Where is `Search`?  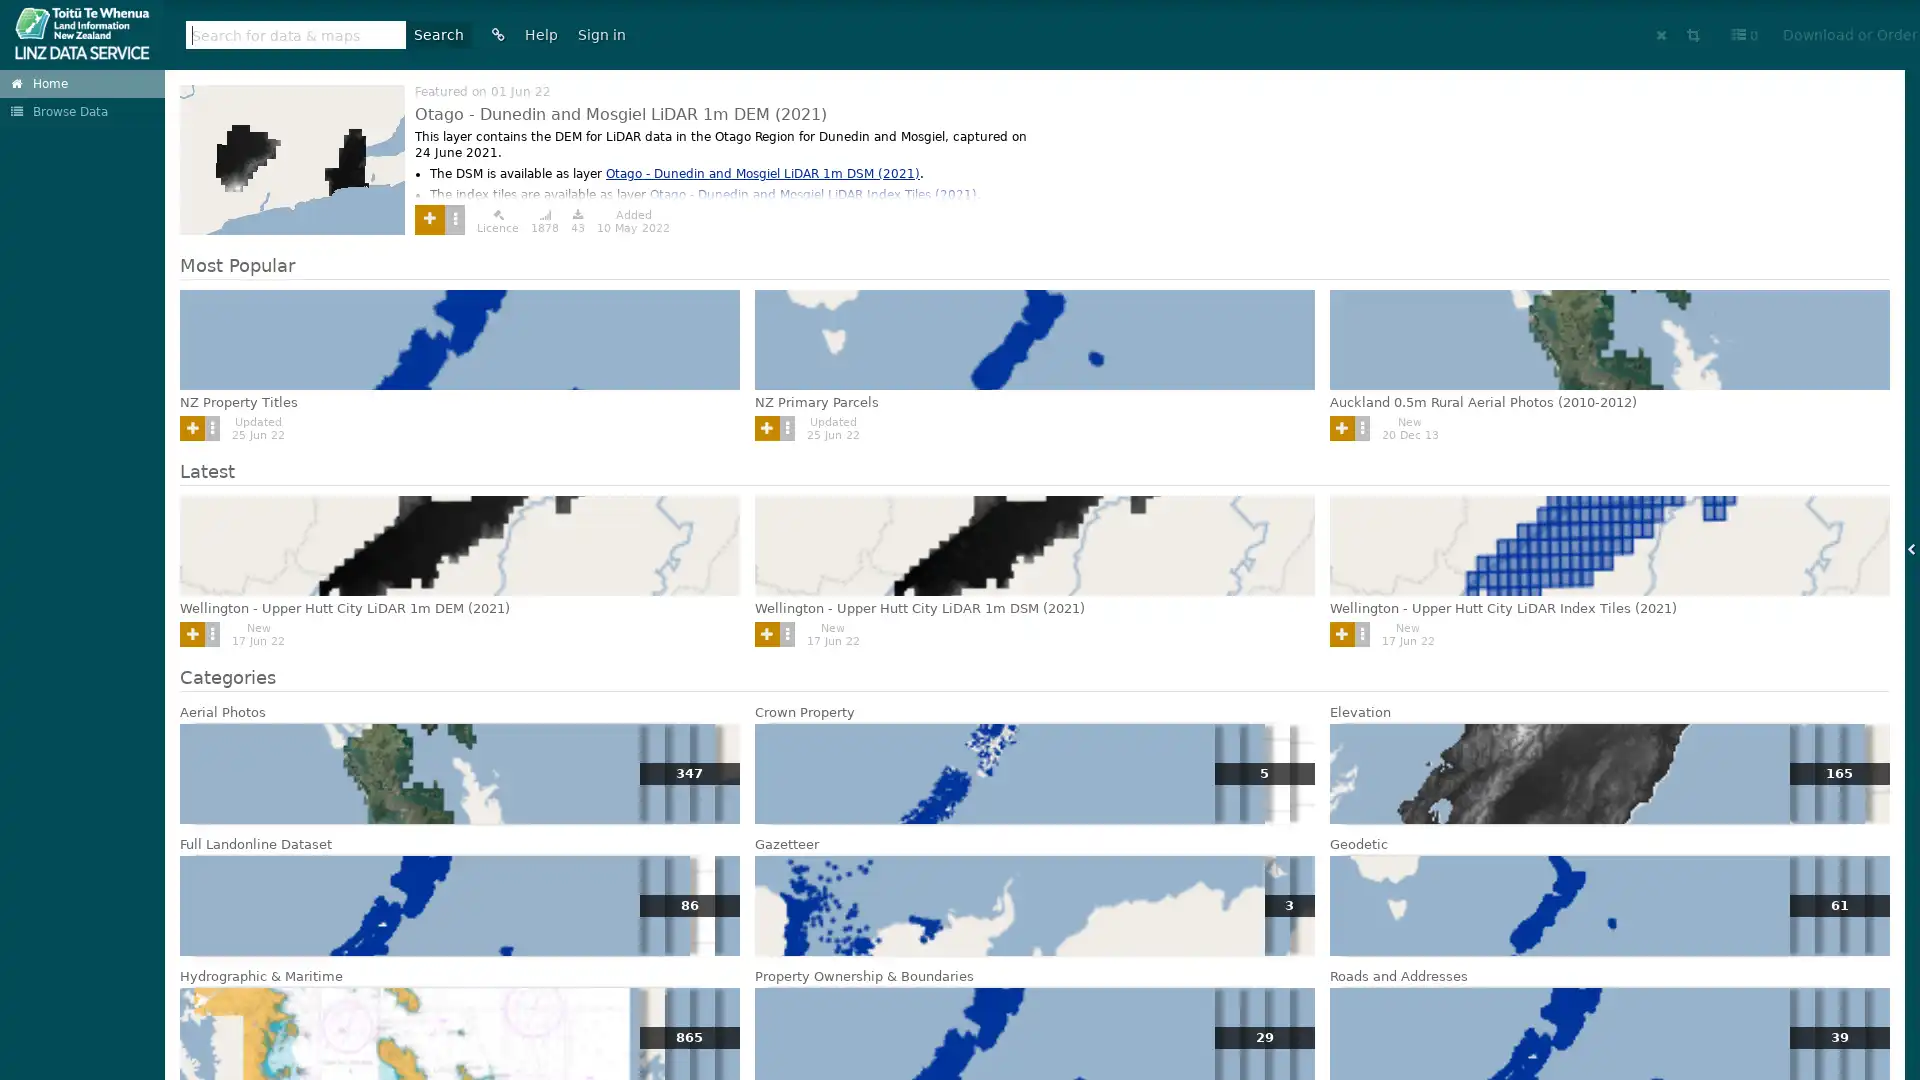 Search is located at coordinates (437, 34).